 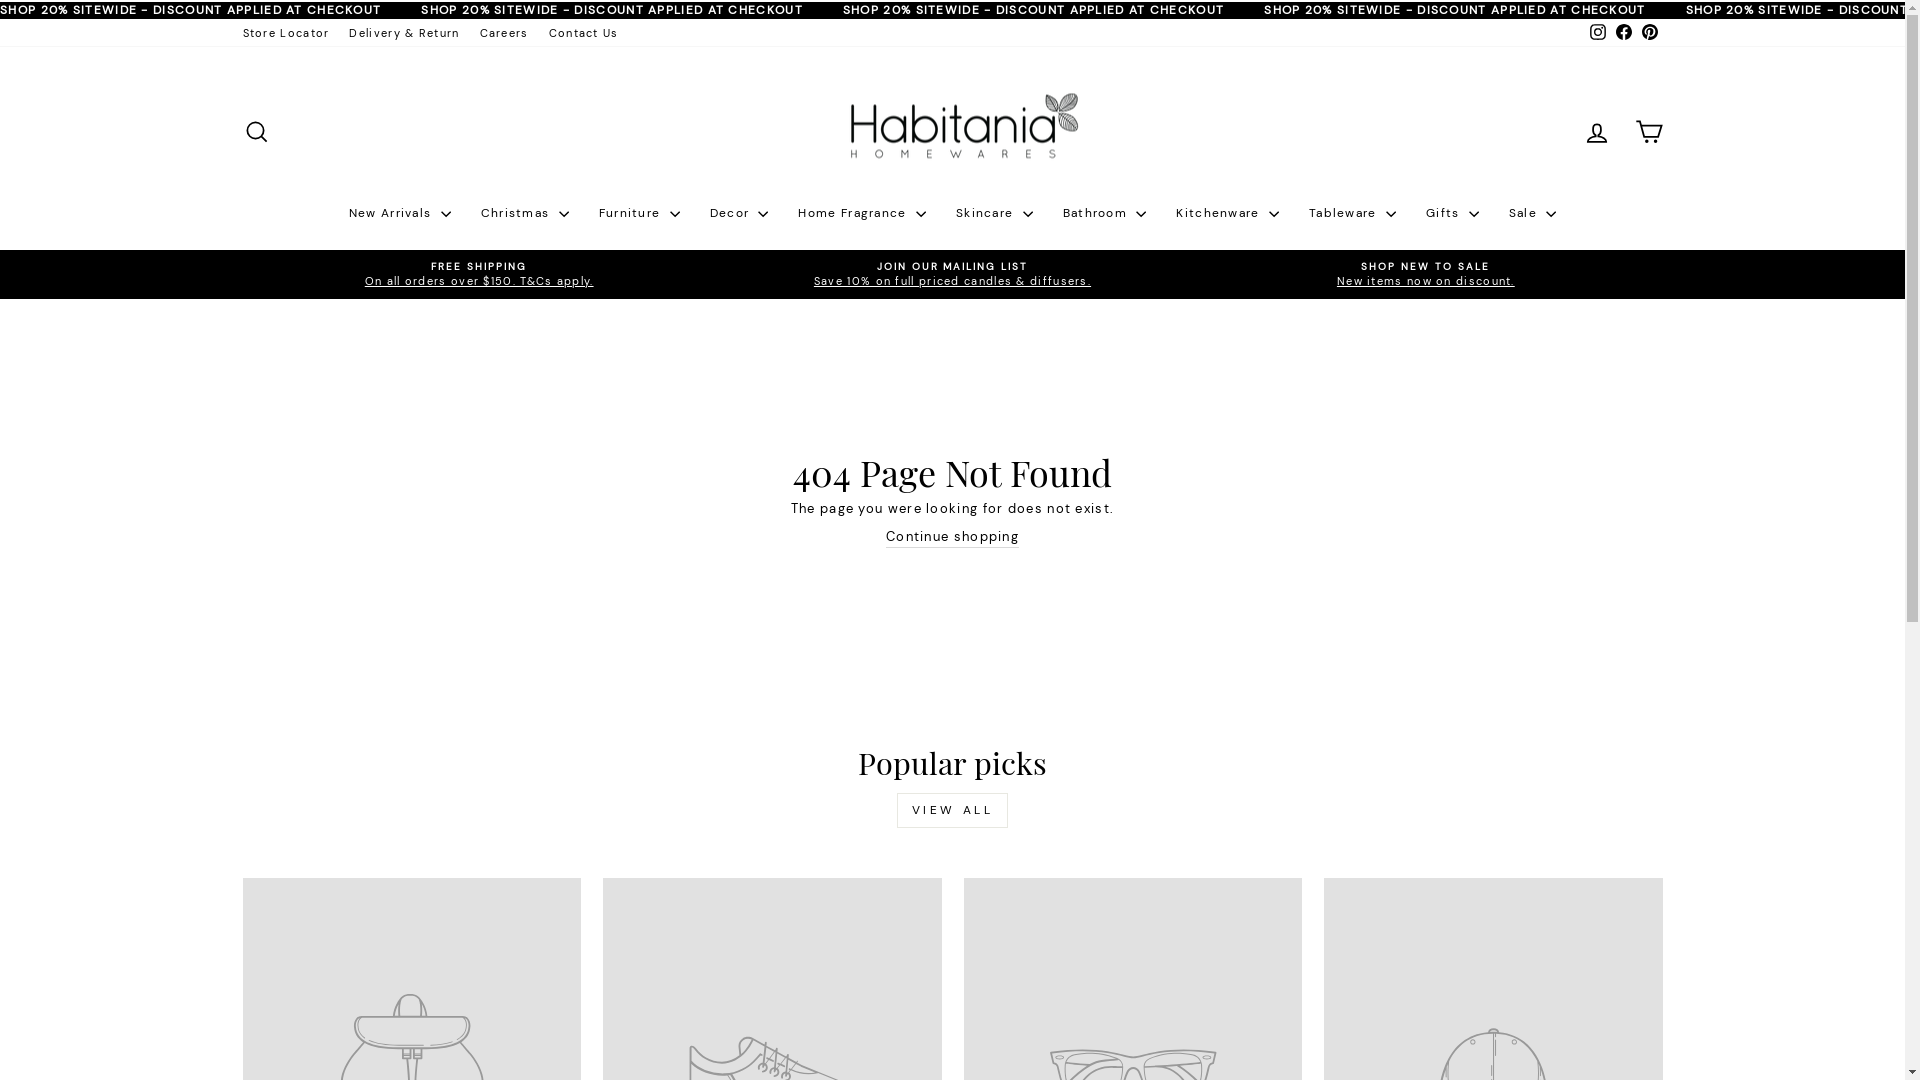 I want to click on 'Careers', so click(x=504, y=33).